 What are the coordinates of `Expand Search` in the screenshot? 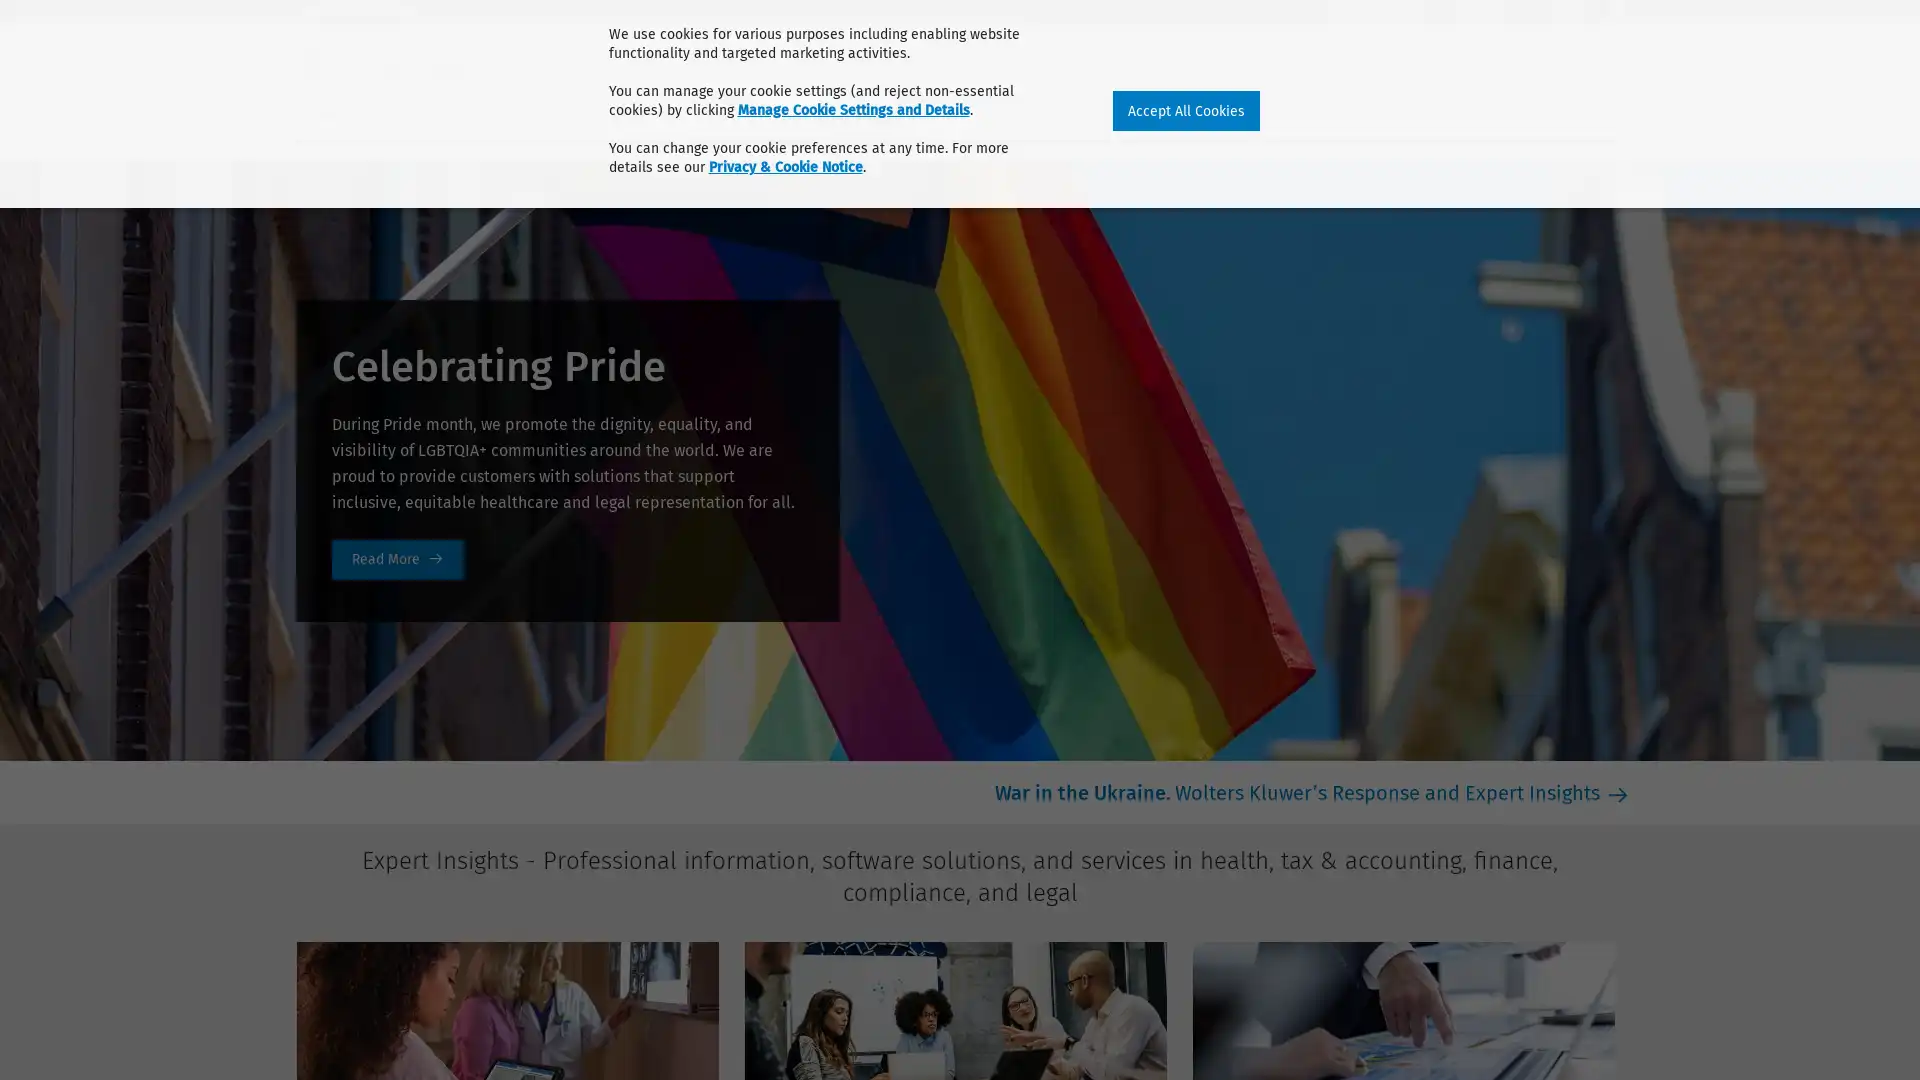 It's located at (1616, 57).